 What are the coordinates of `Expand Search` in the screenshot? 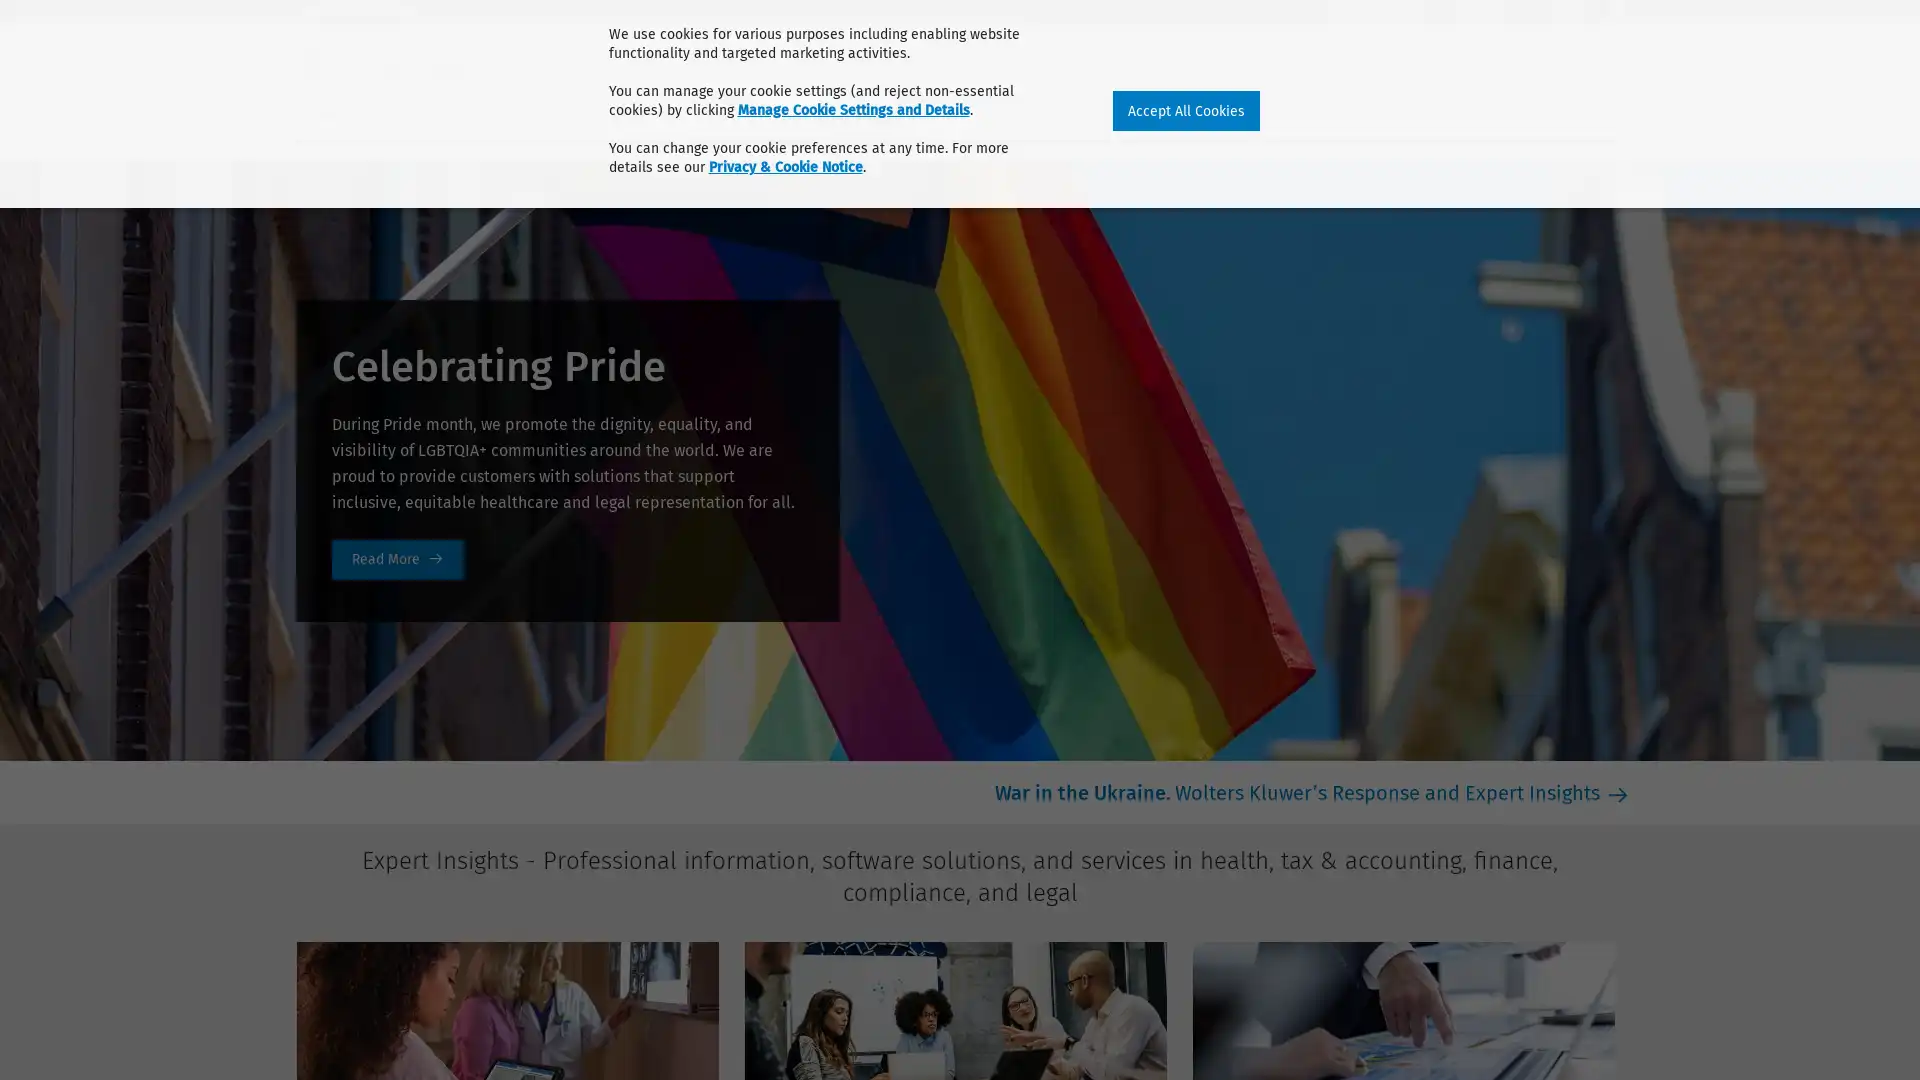 It's located at (1616, 57).